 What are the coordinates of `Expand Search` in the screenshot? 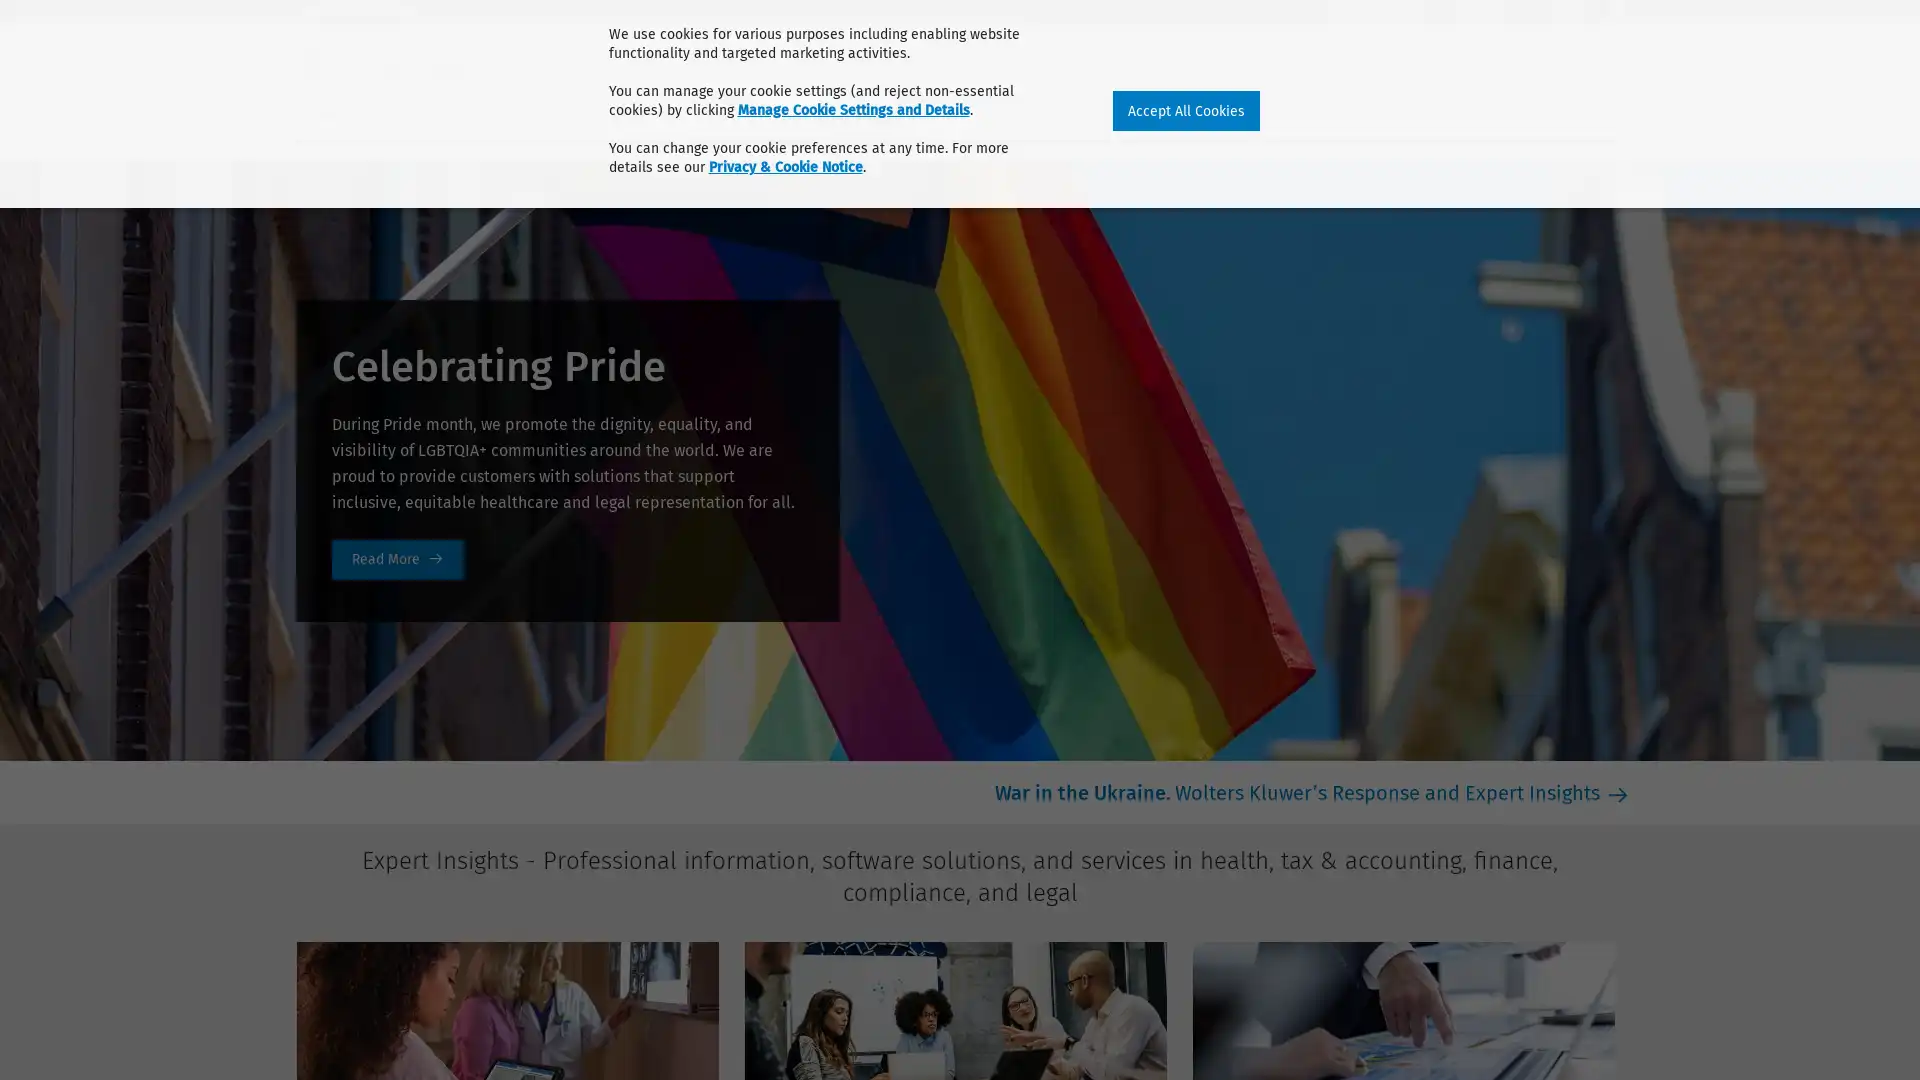 It's located at (1616, 57).